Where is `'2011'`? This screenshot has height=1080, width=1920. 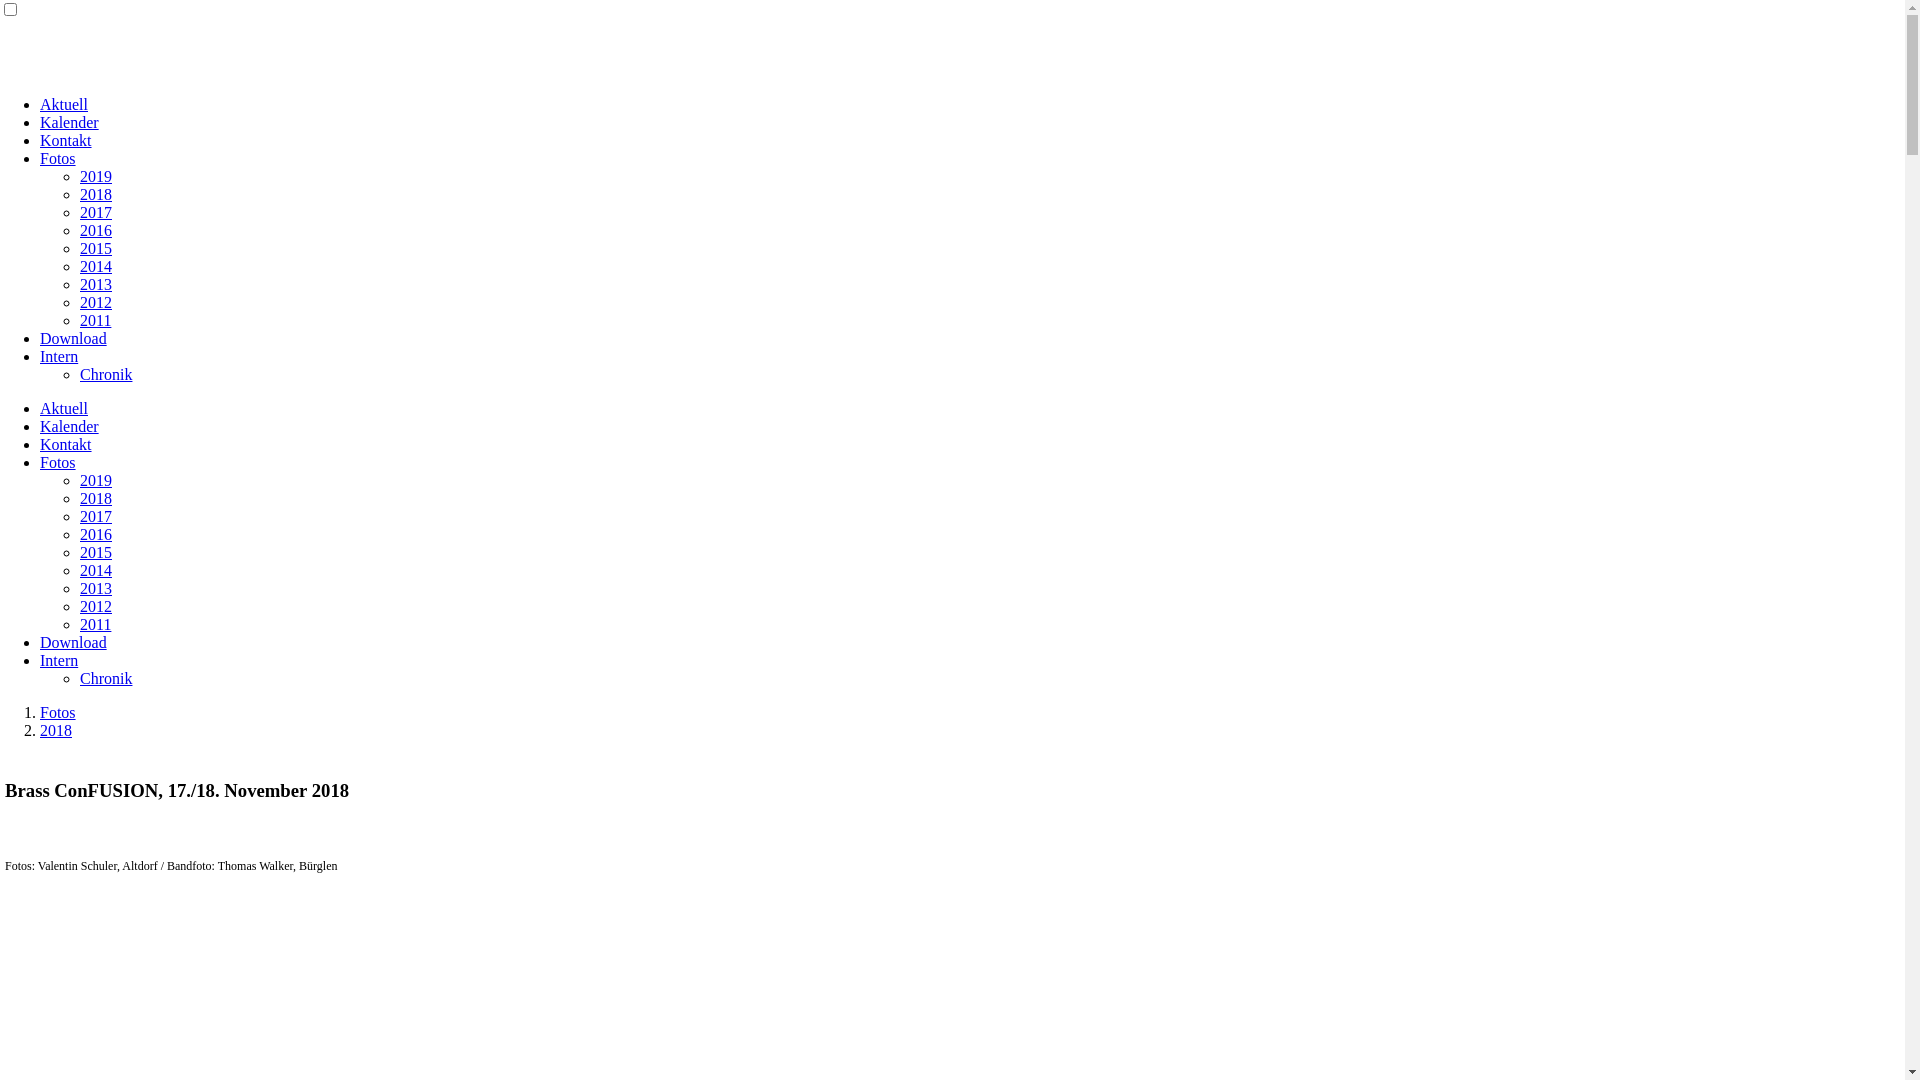 '2011' is located at coordinates (94, 623).